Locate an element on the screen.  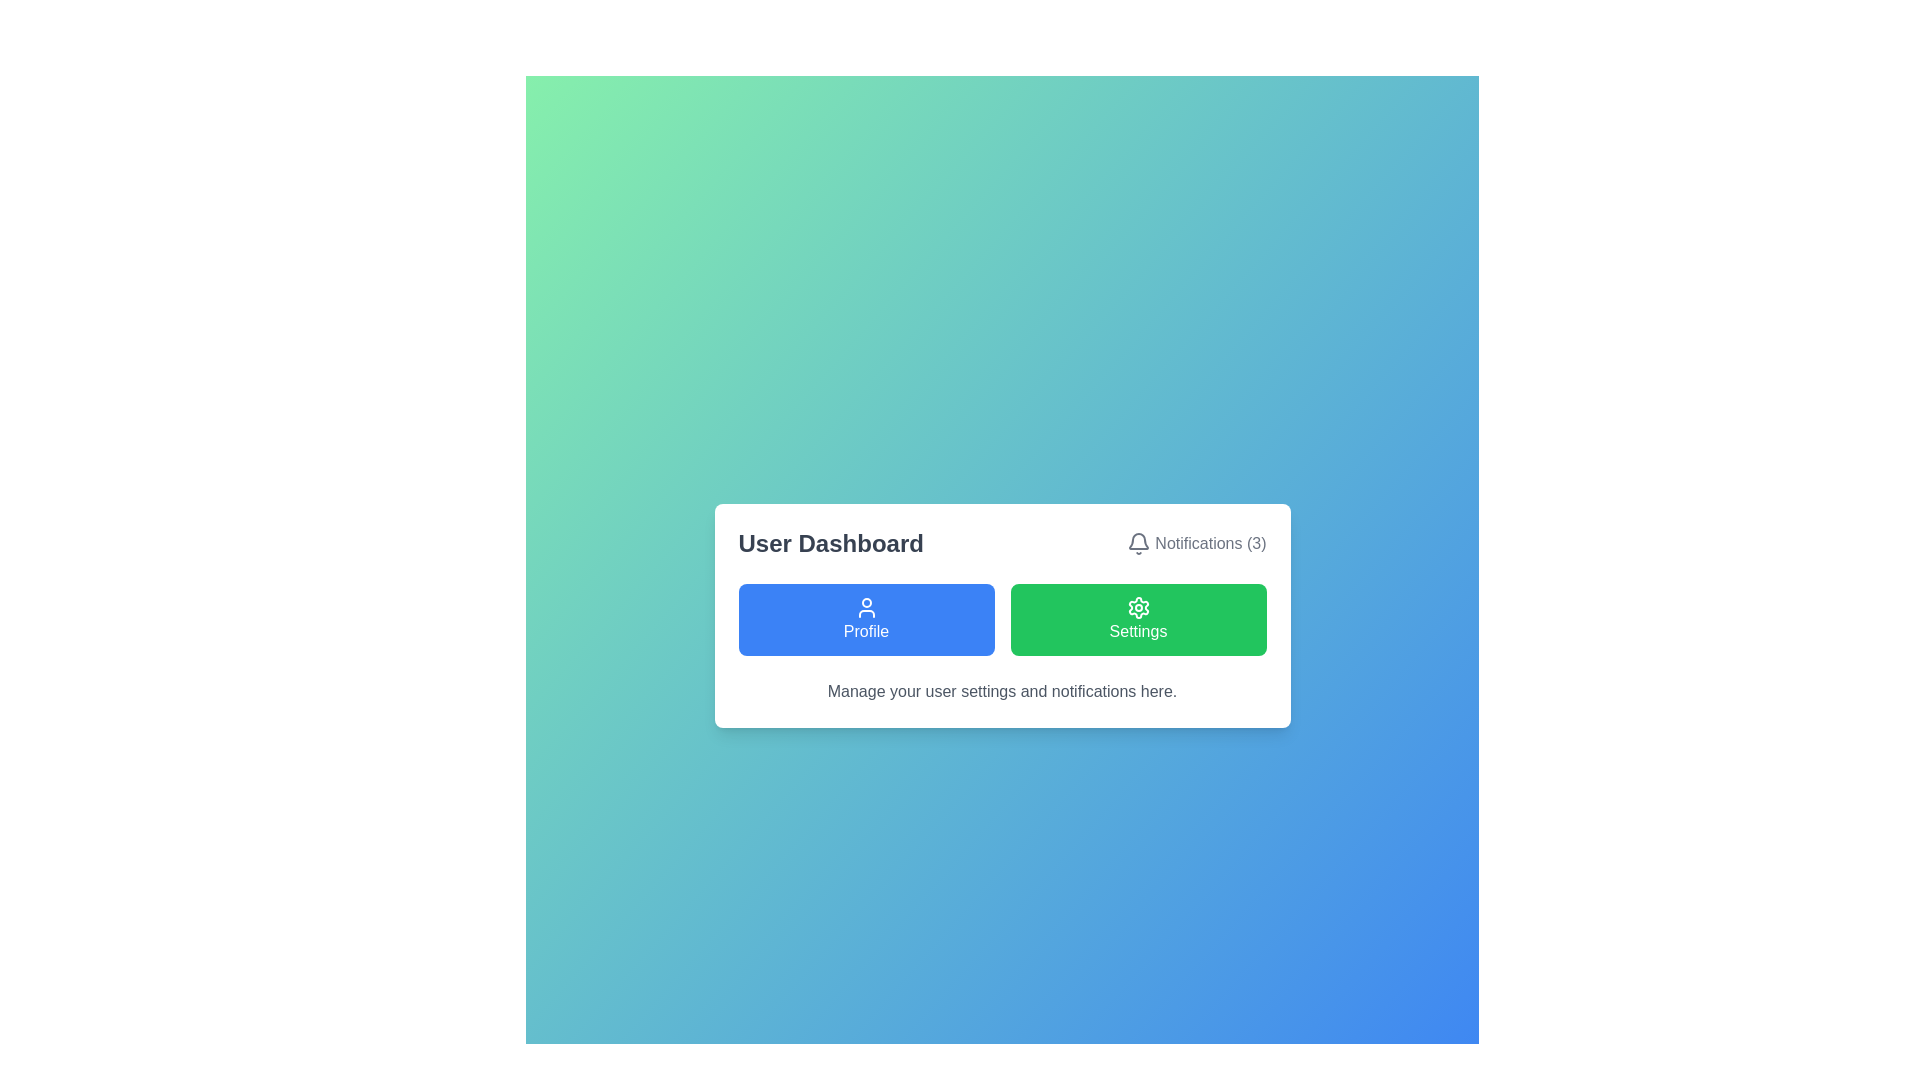
the notification bell icon located to the left of the 'Notifications (3)' text at the top-right corner of the dashboard card is located at coordinates (1139, 543).